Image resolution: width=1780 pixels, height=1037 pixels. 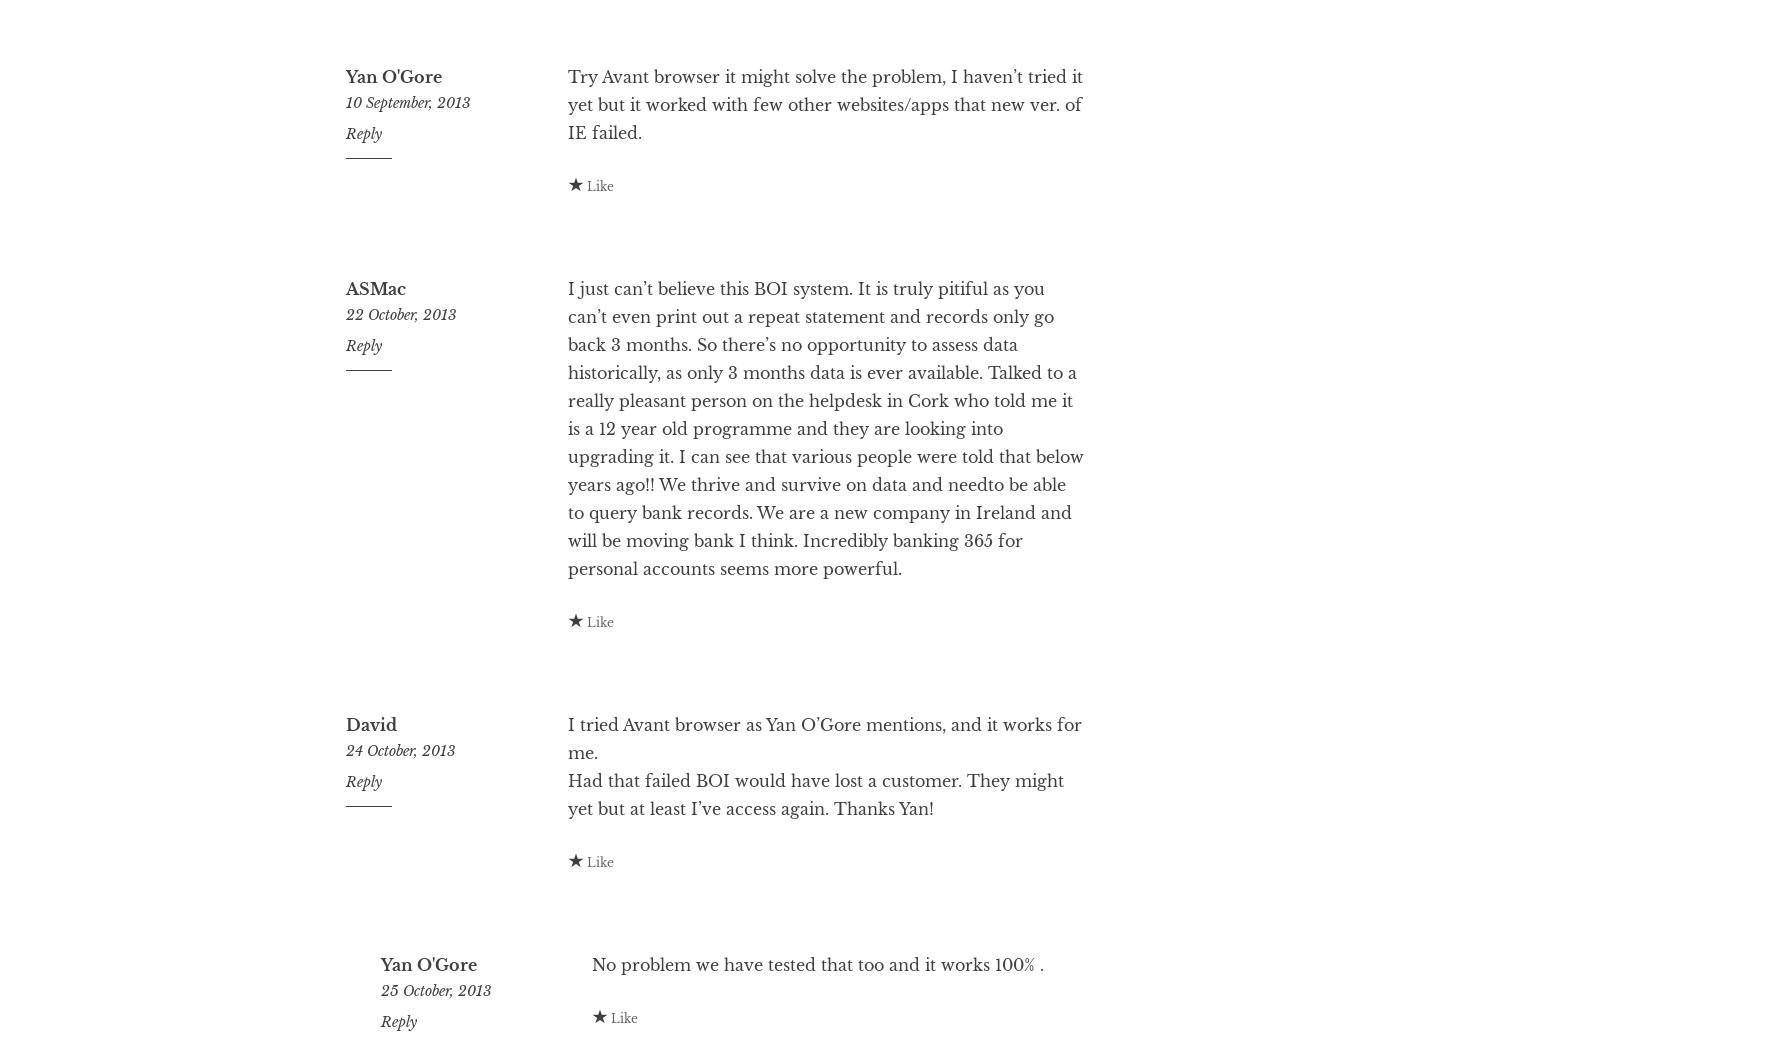 I want to click on '24 October, 2013', so click(x=400, y=831).